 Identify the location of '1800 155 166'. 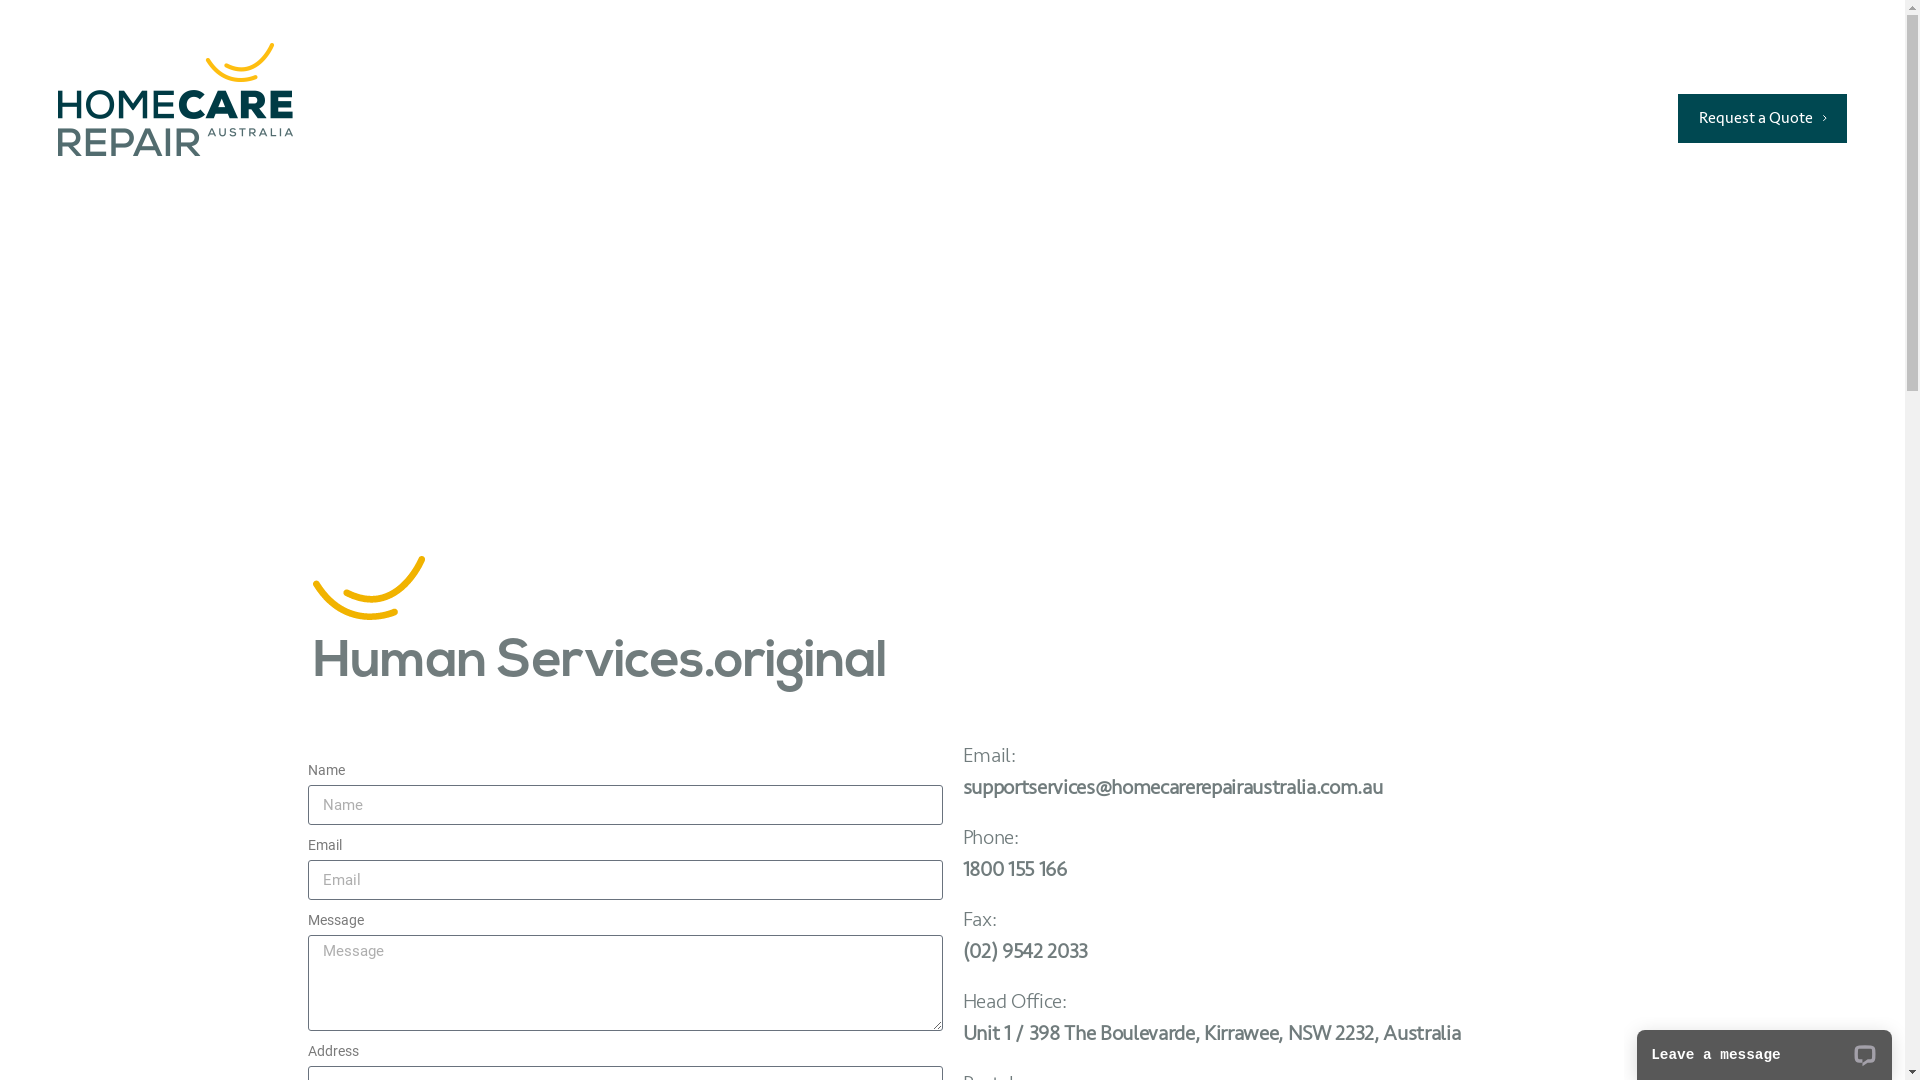
(1736, 67).